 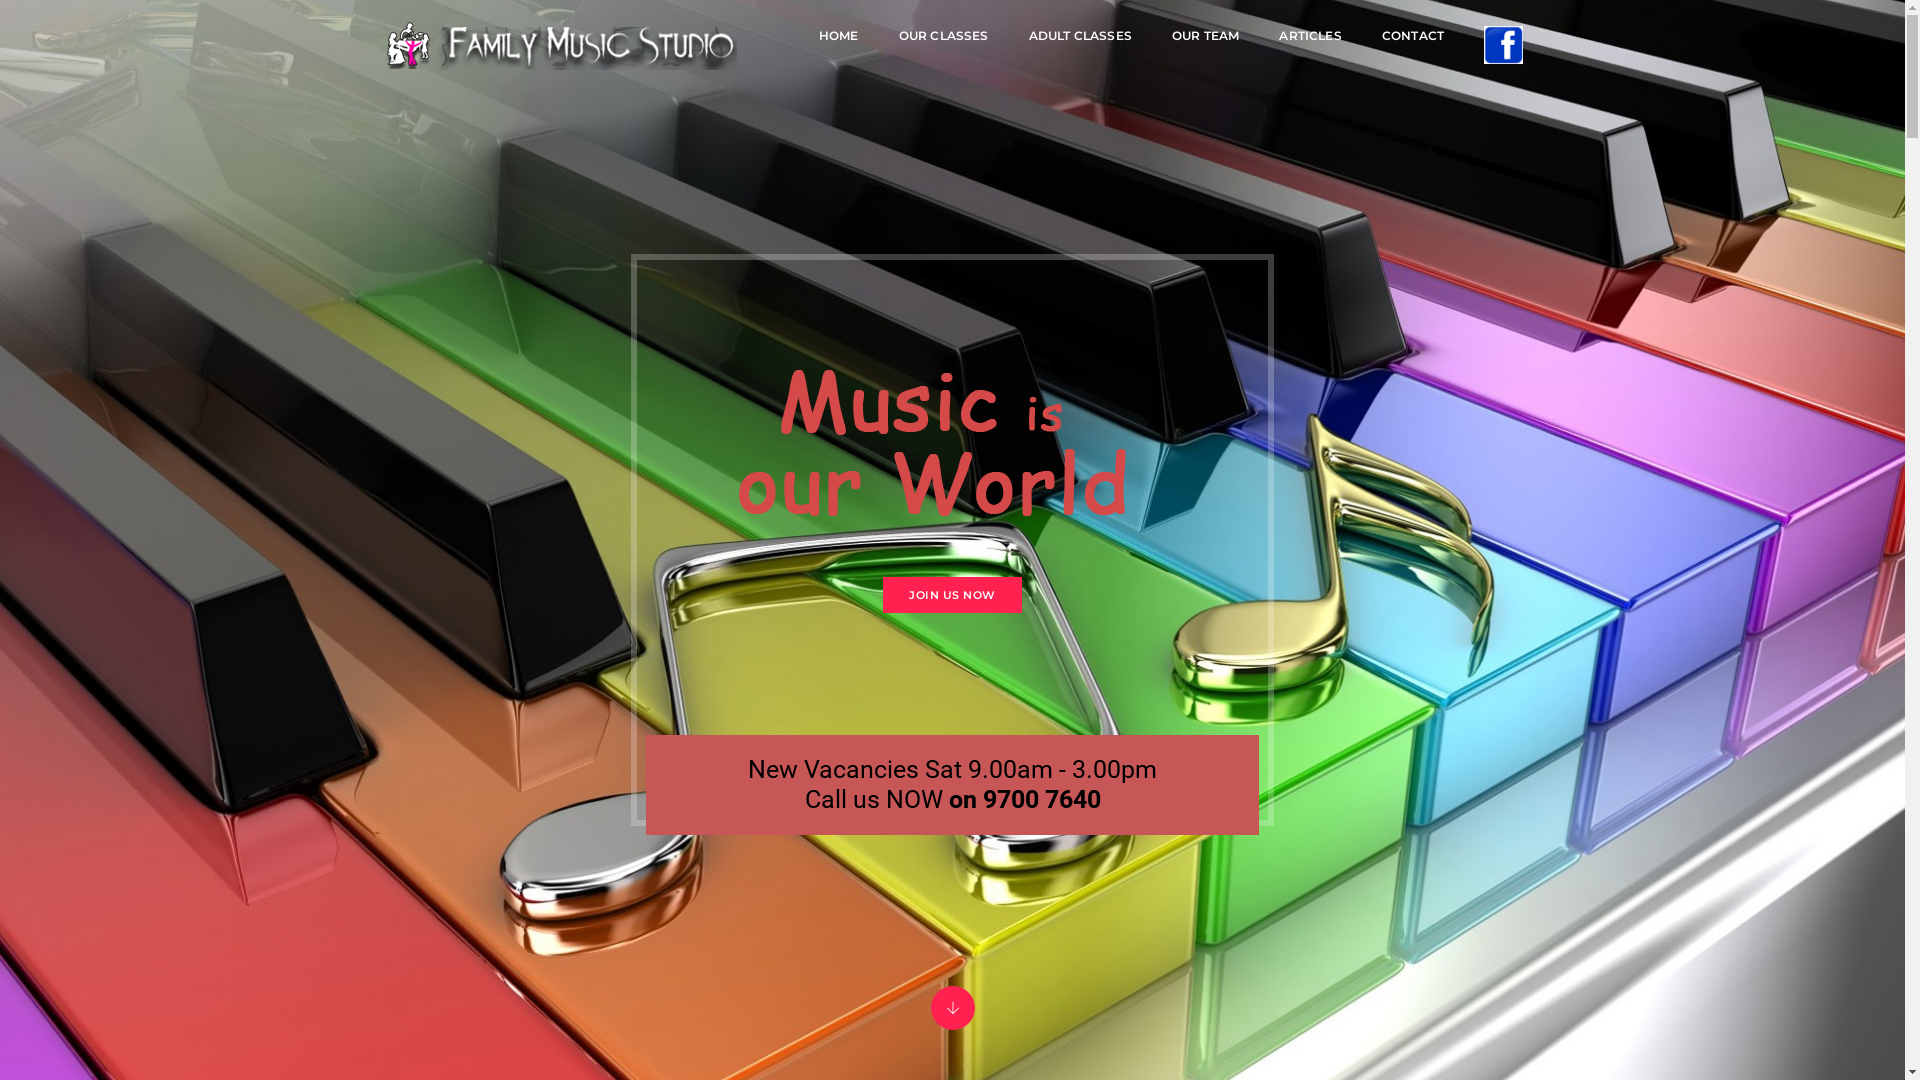 What do you see at coordinates (1204, 35) in the screenshot?
I see `'OUR TEAM'` at bounding box center [1204, 35].